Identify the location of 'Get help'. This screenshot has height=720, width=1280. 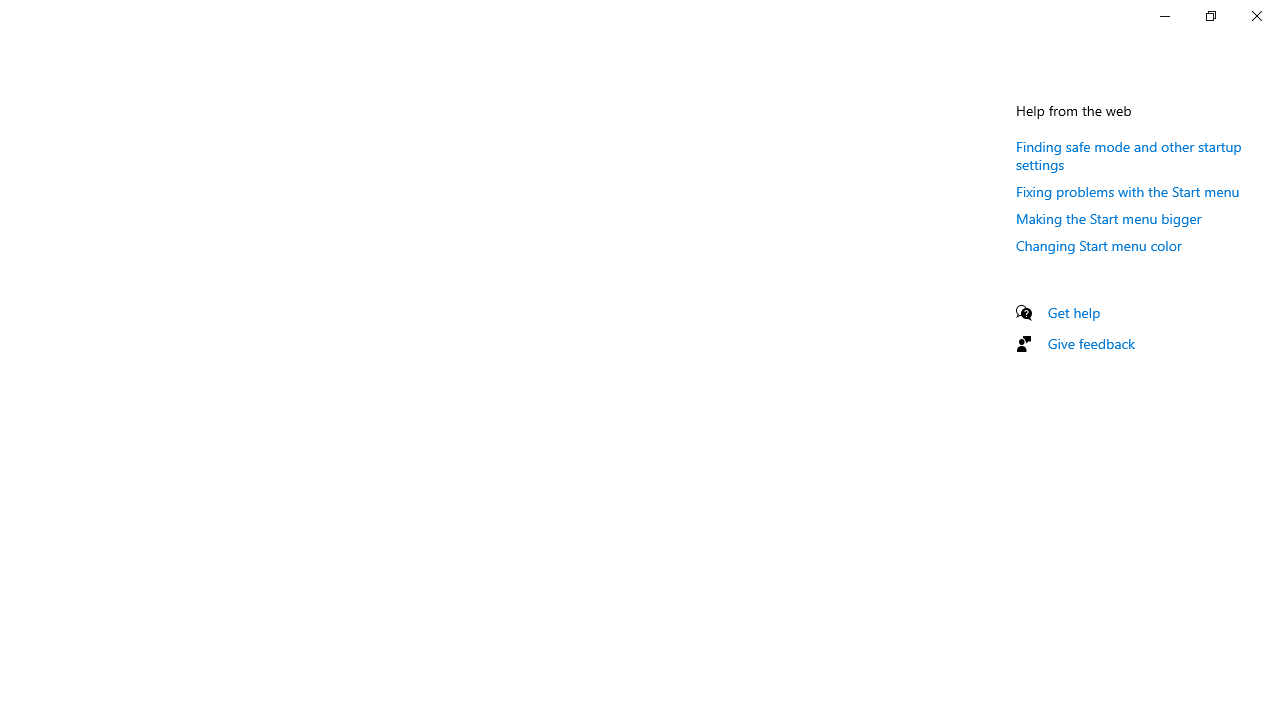
(1073, 312).